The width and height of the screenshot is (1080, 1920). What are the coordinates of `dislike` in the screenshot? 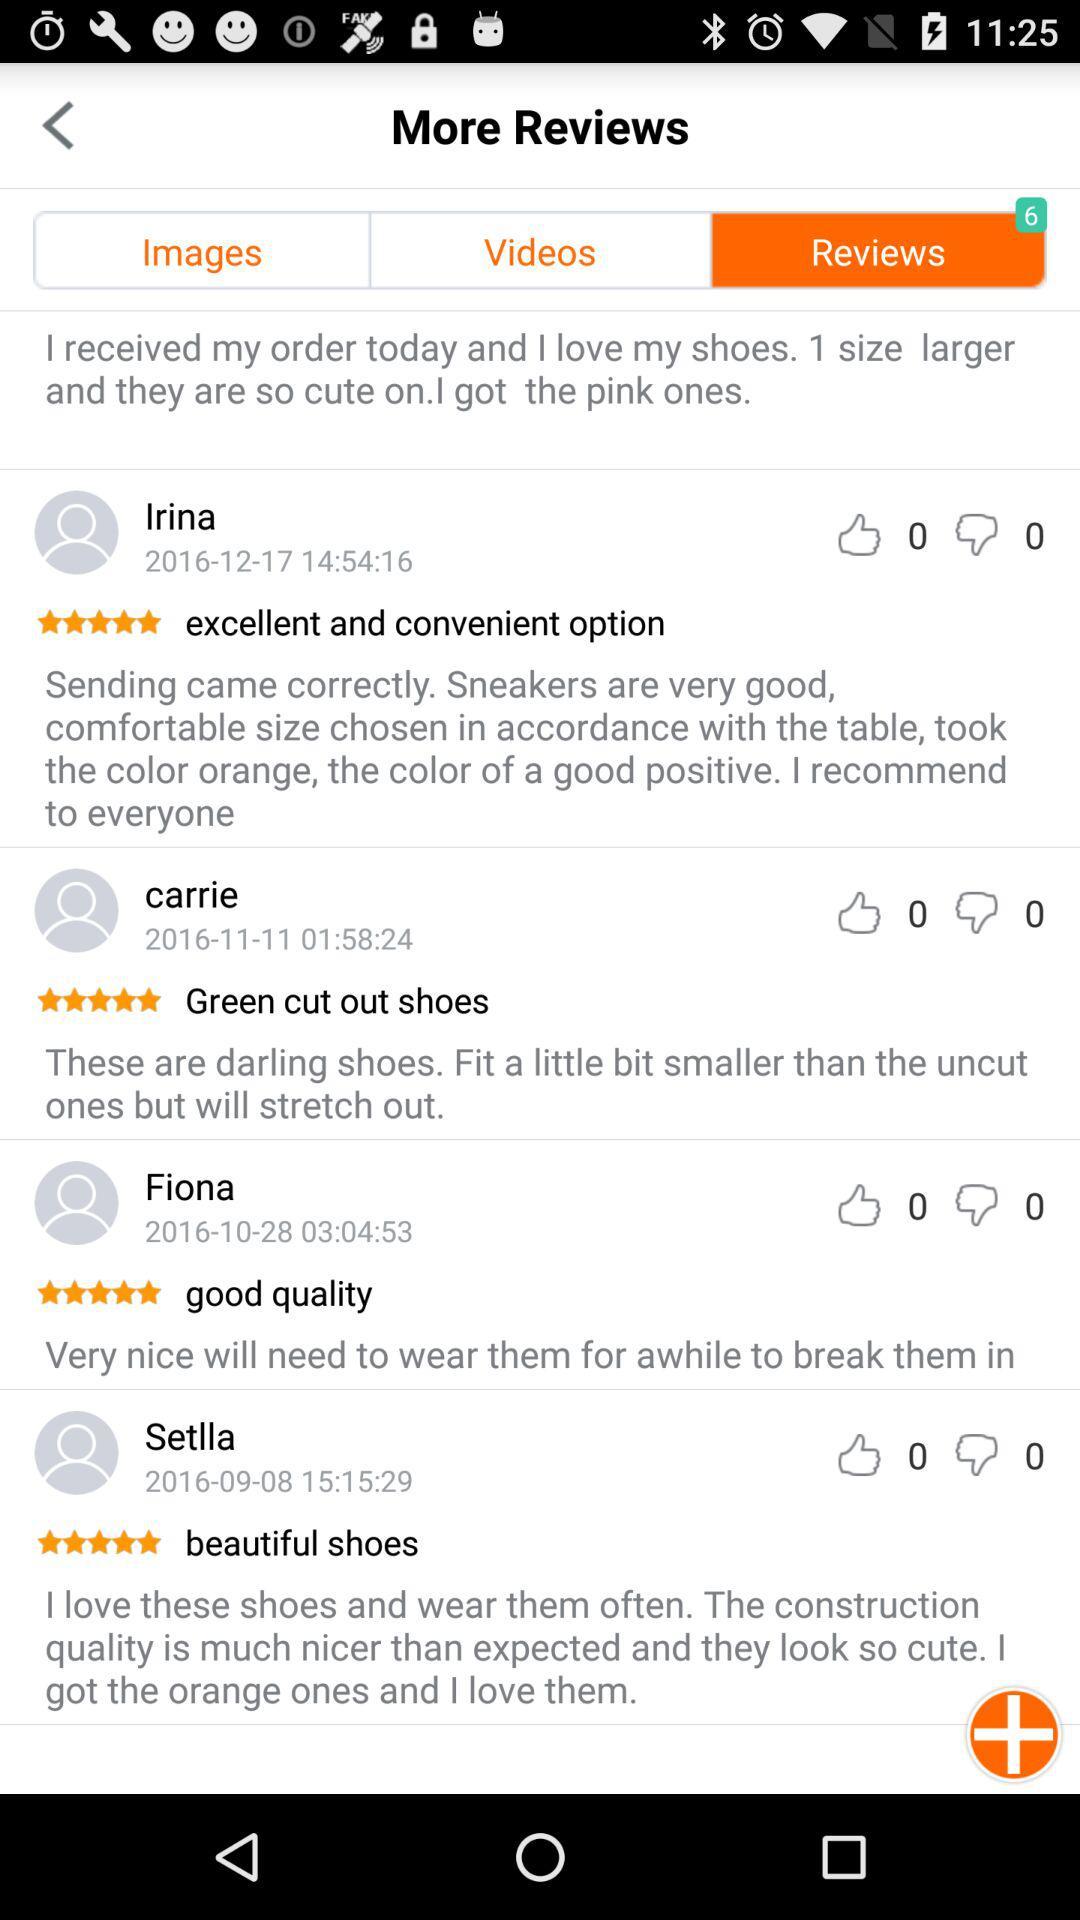 It's located at (975, 534).